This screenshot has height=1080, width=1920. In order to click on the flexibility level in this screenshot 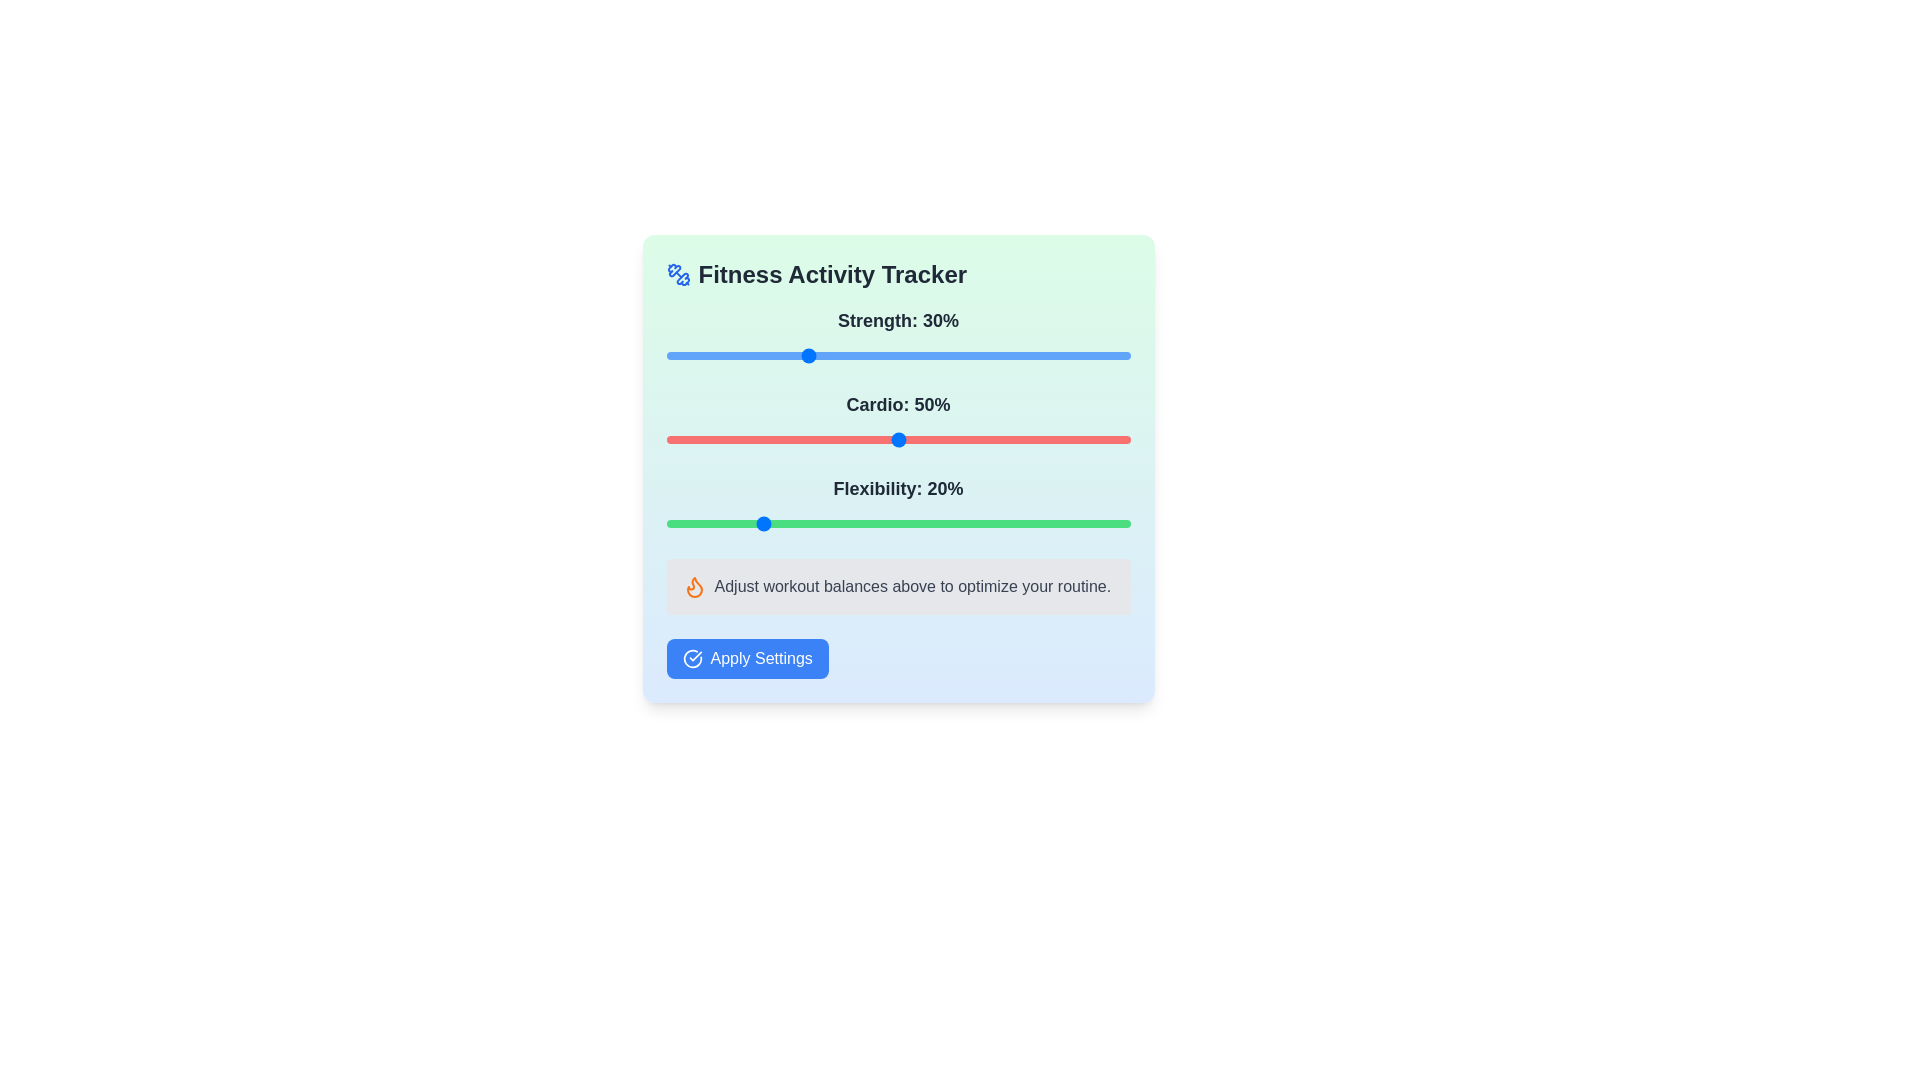, I will do `click(925, 523)`.